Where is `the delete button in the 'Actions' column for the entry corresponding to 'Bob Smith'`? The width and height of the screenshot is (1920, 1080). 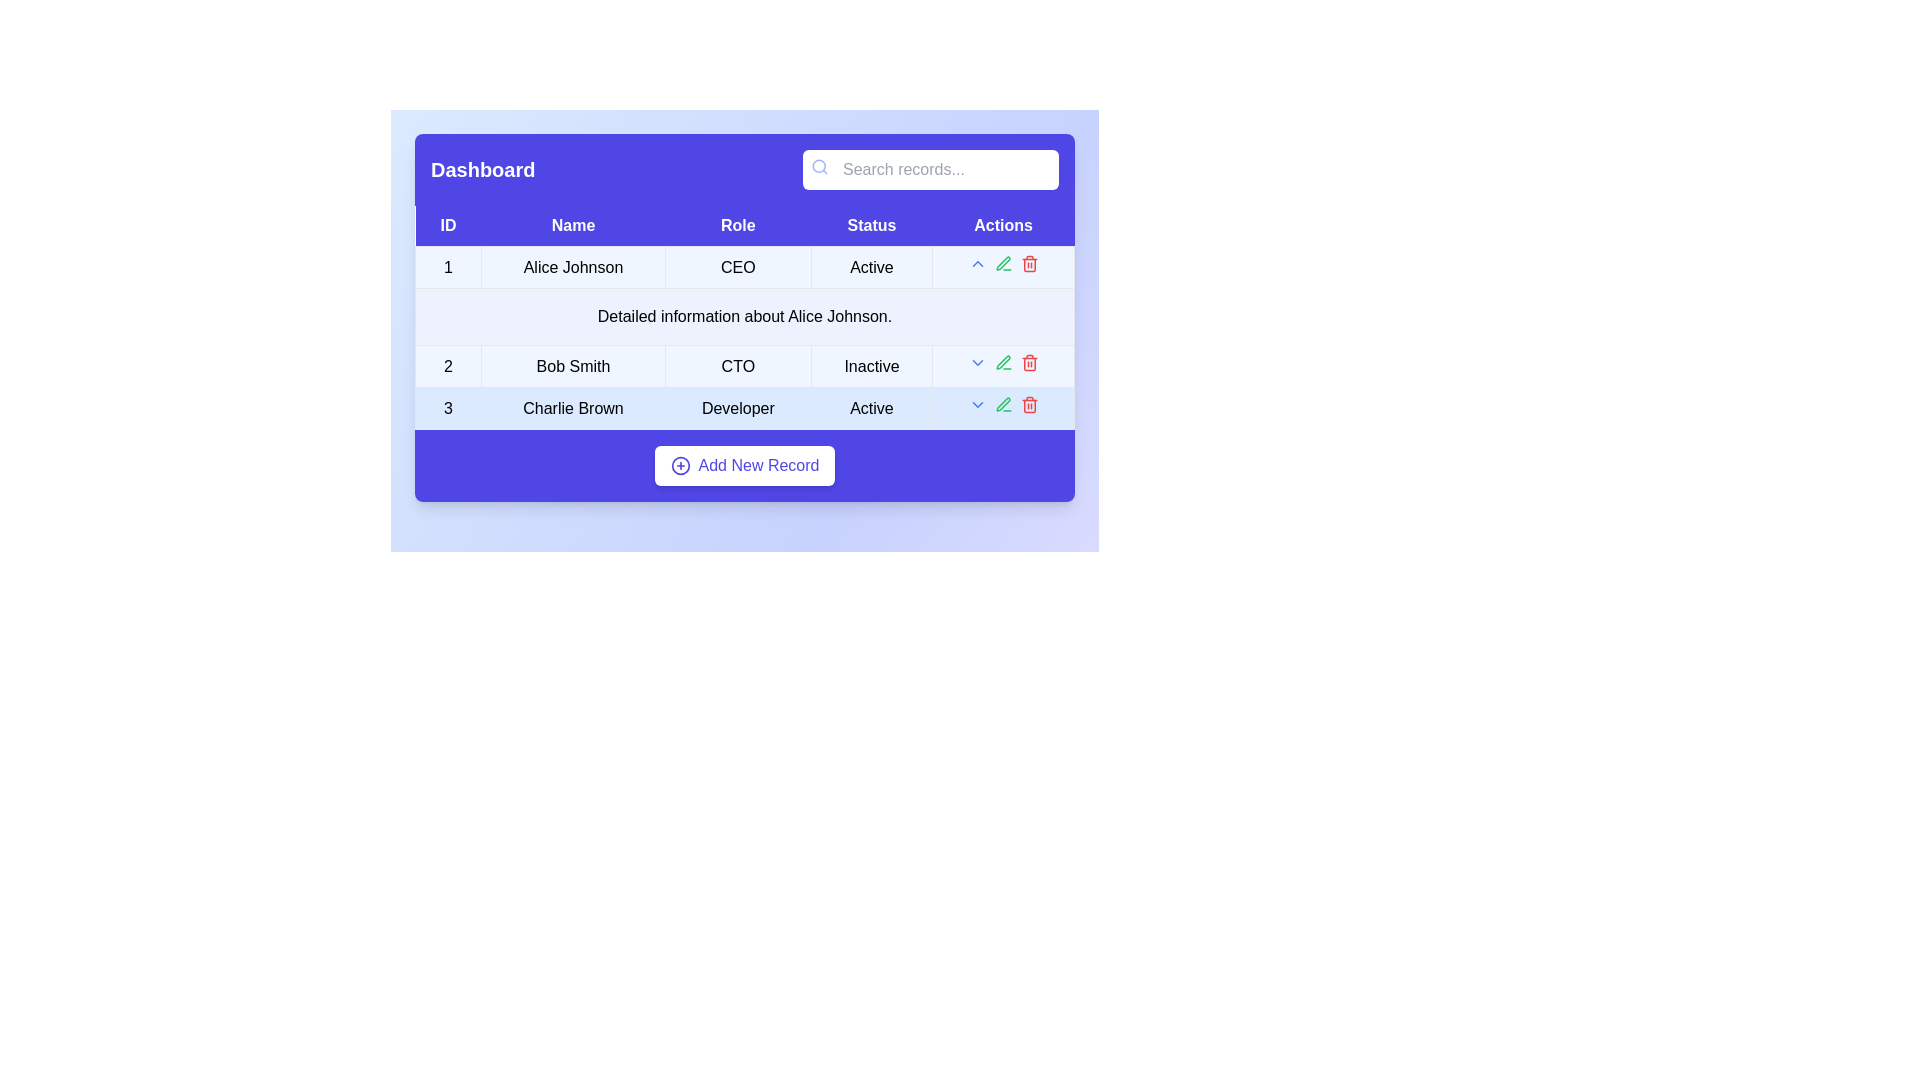 the delete button in the 'Actions' column for the entry corresponding to 'Bob Smith' is located at coordinates (1029, 362).